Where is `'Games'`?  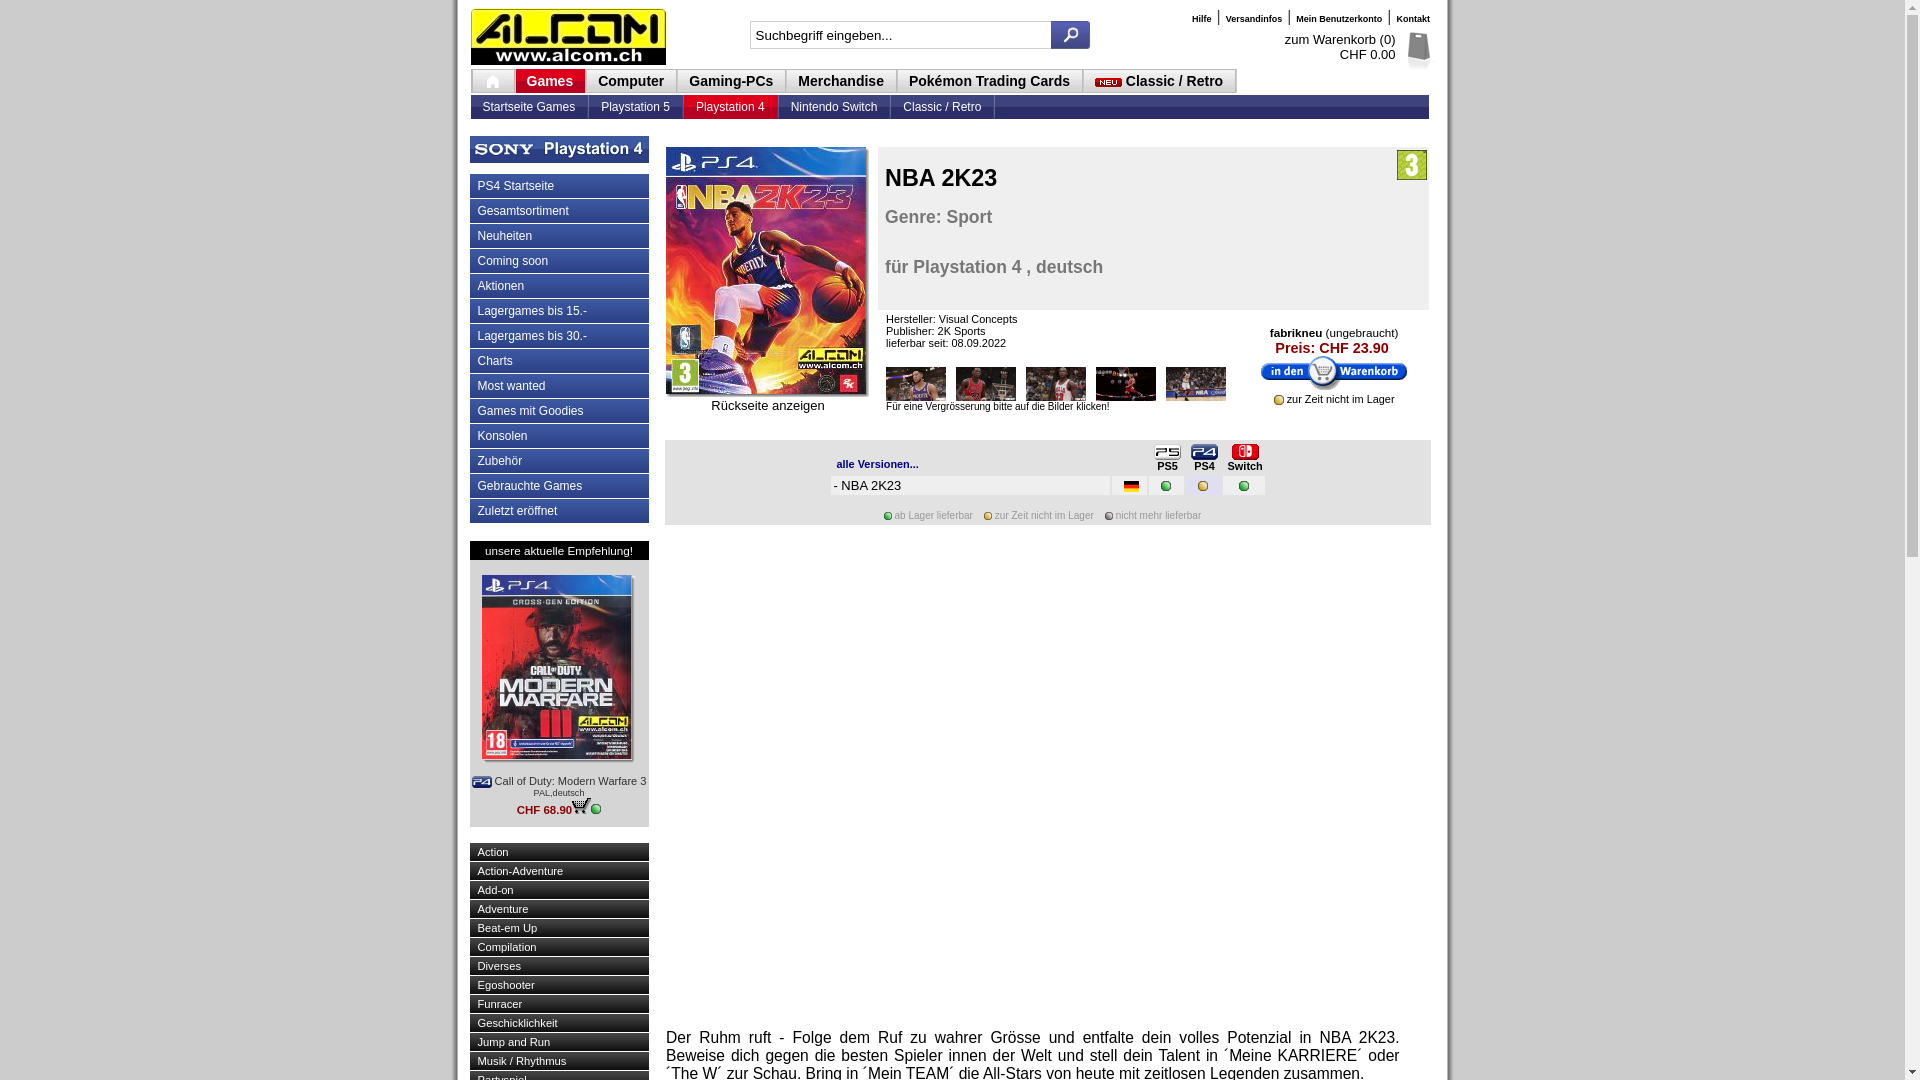
'Games' is located at coordinates (551, 80).